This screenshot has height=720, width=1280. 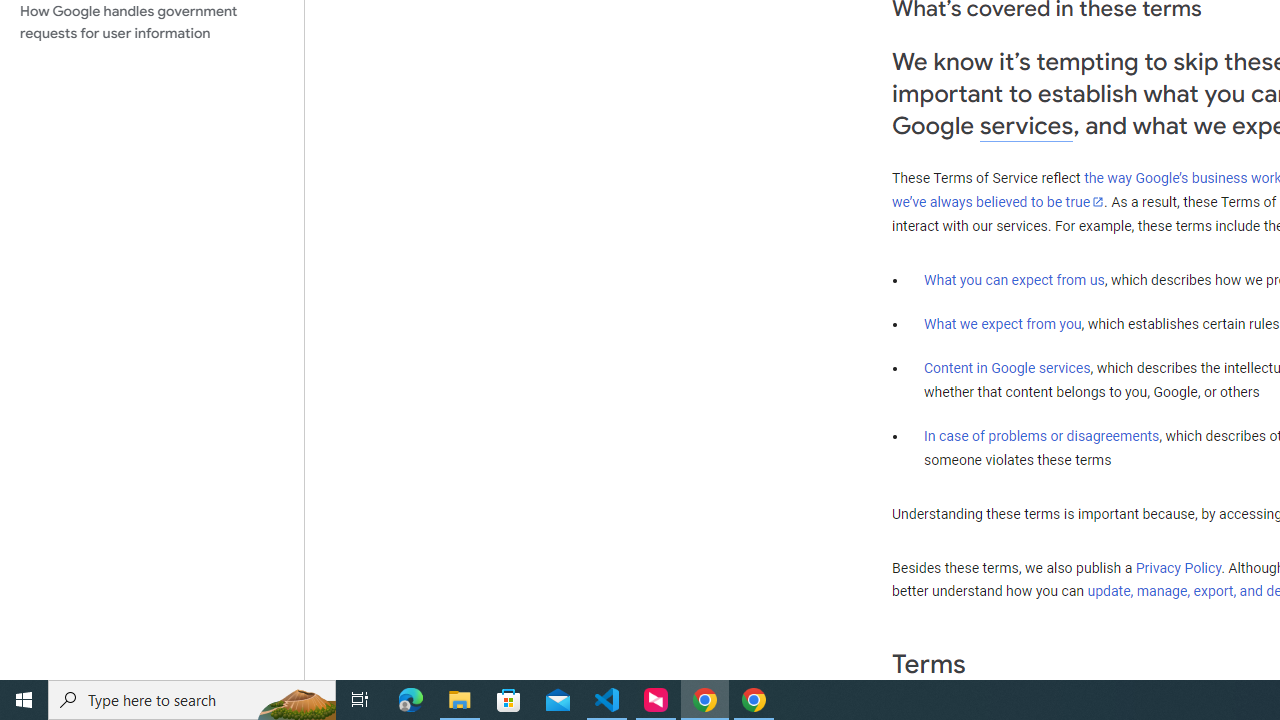 I want to click on 'In case of problems or disagreements', so click(x=1040, y=434).